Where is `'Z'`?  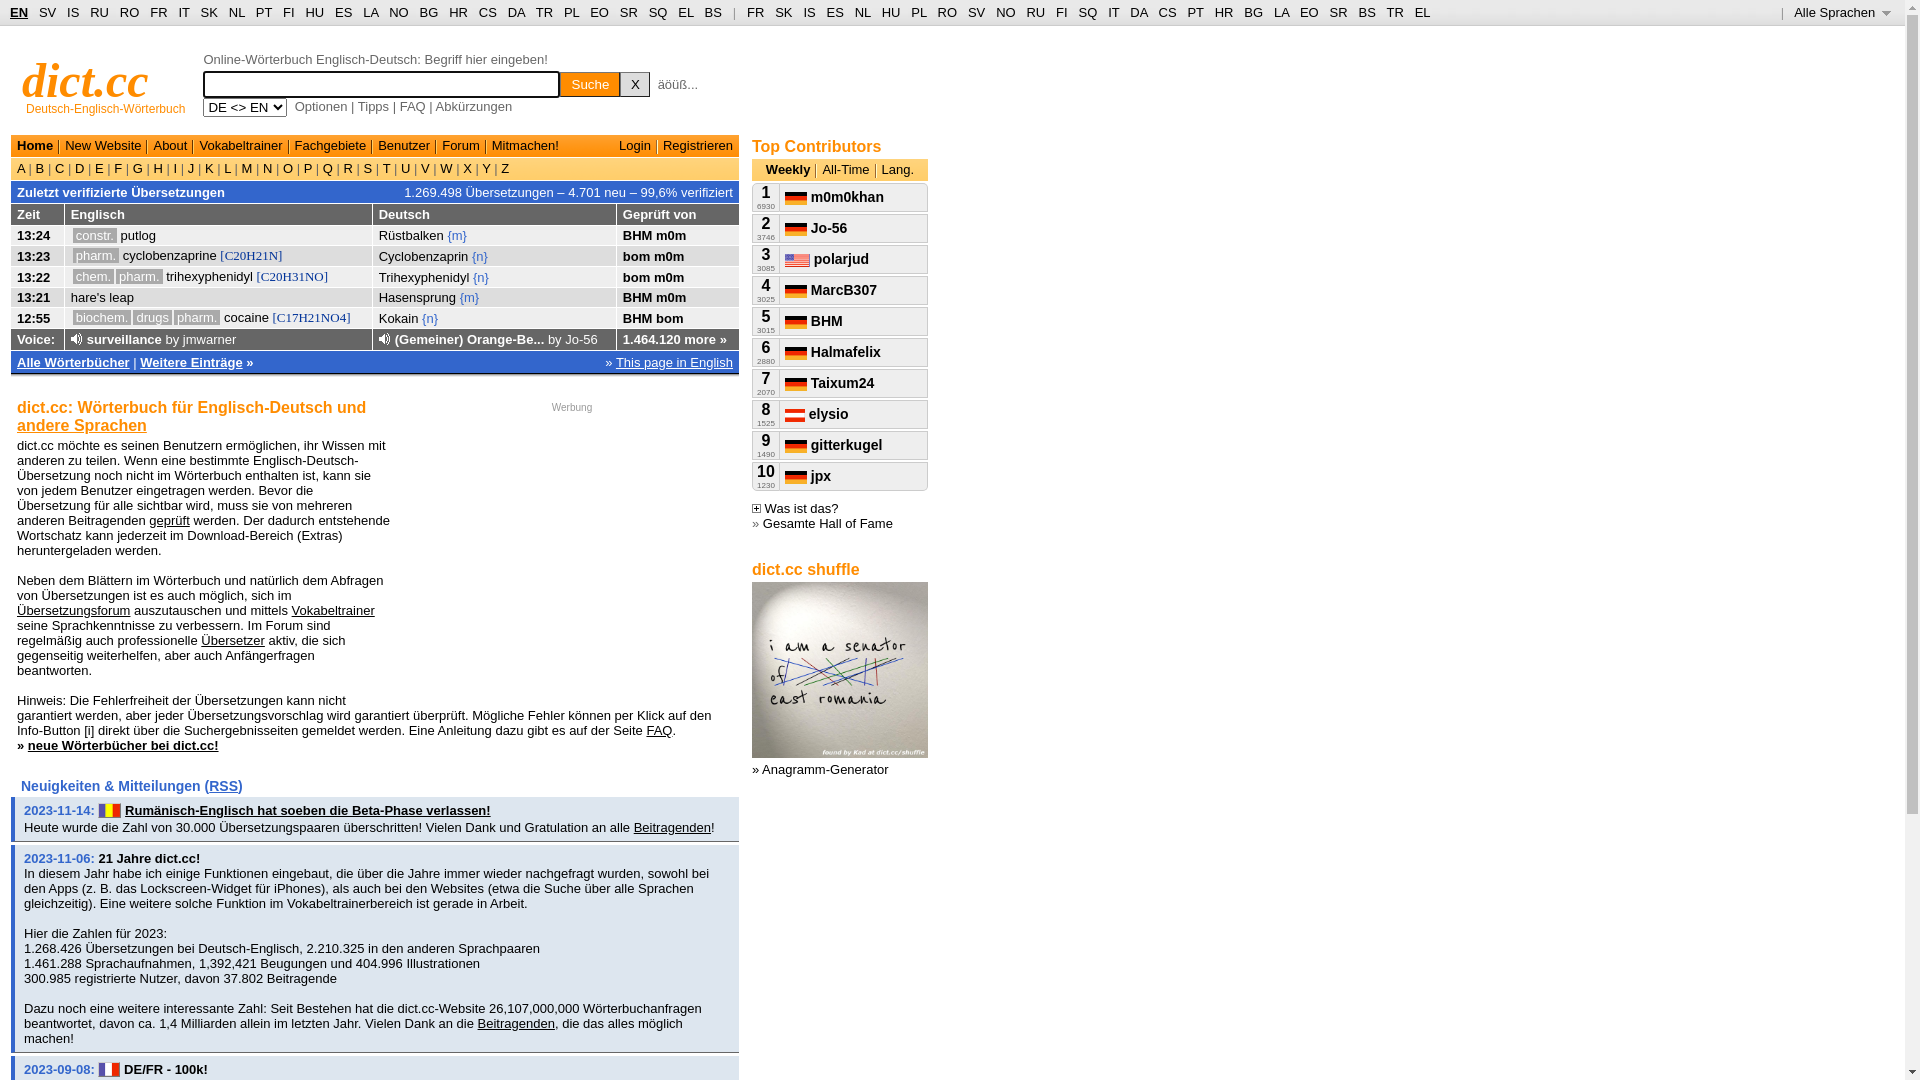
'Z' is located at coordinates (504, 167).